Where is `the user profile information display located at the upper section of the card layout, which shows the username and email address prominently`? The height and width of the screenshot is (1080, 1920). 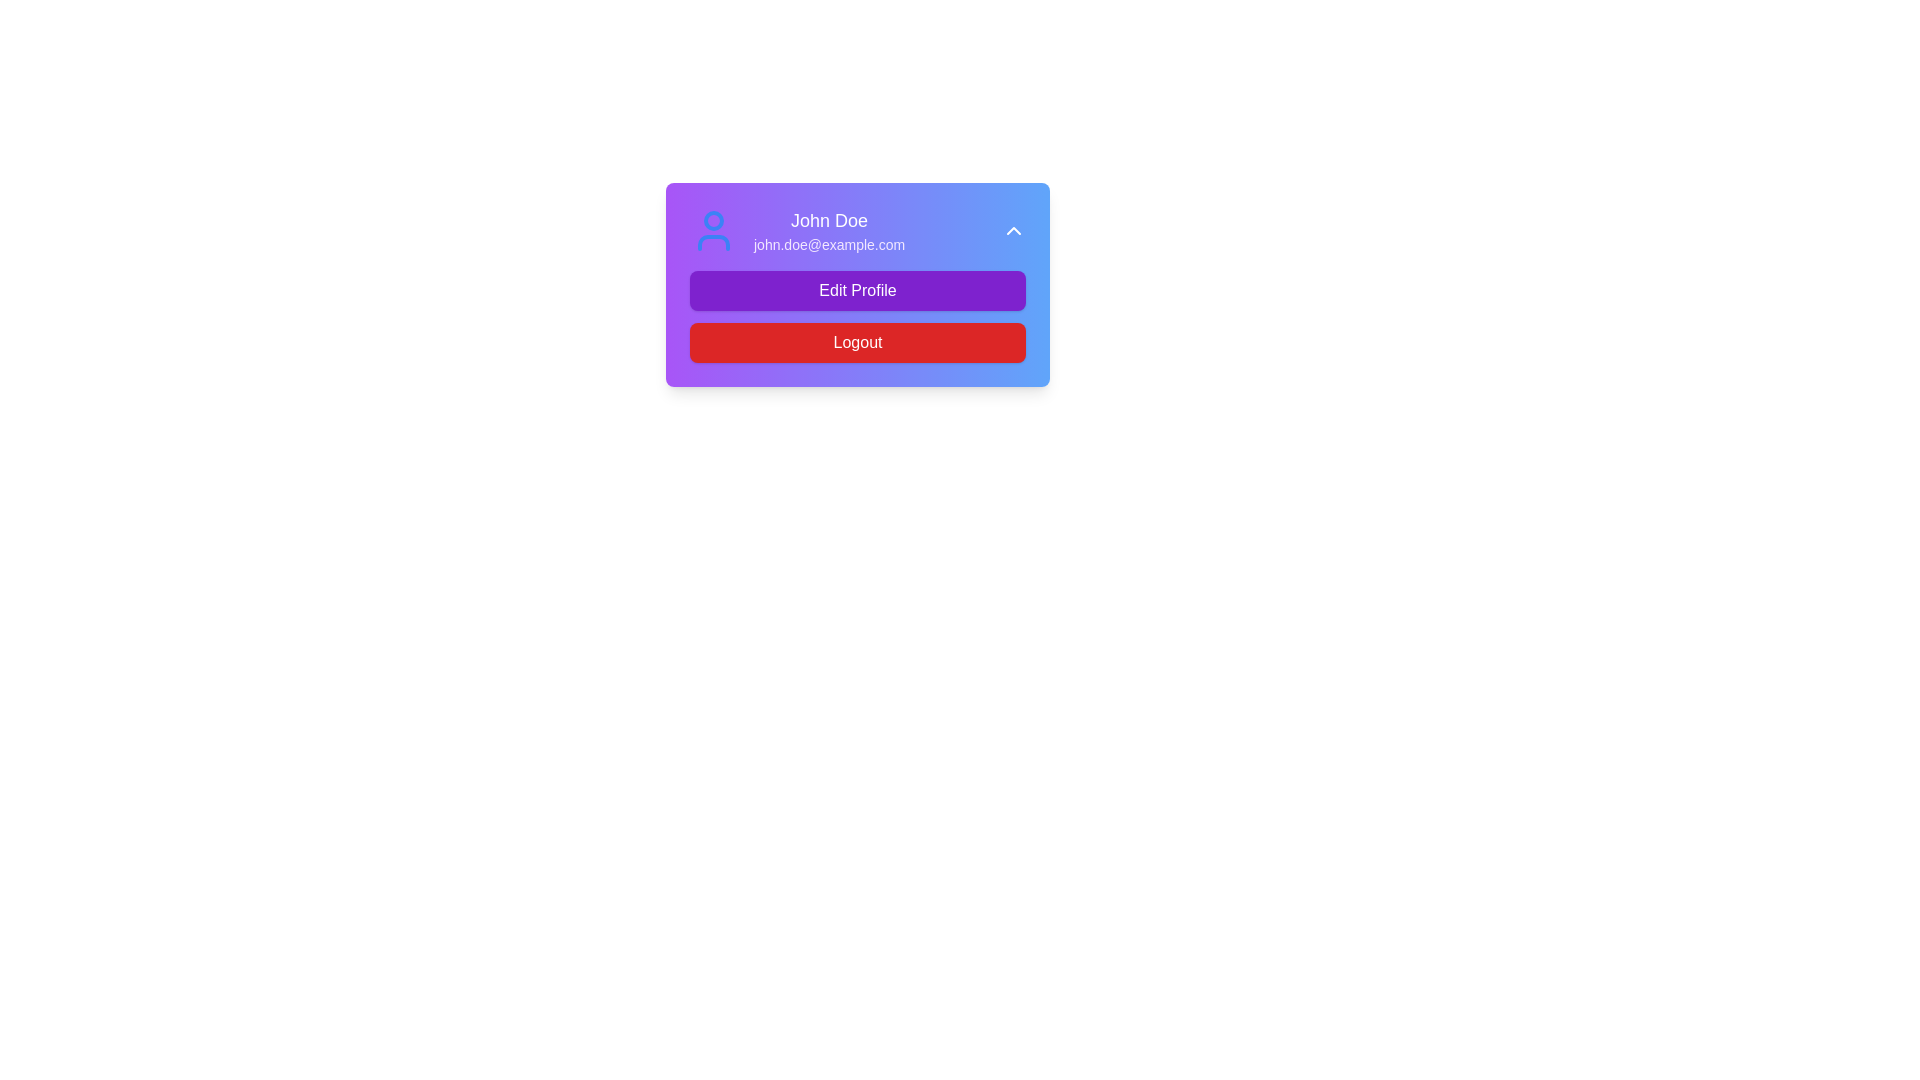
the user profile information display located at the upper section of the card layout, which shows the username and email address prominently is located at coordinates (796, 230).